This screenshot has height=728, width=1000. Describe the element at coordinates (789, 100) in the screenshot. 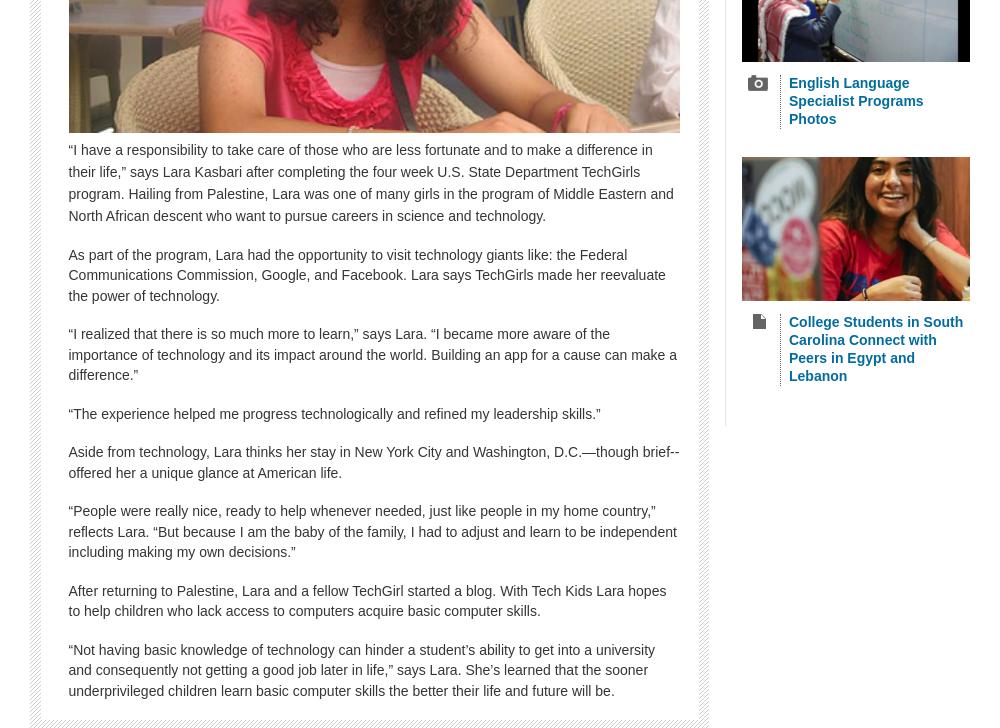

I see `'English Language Specialist Programs Photos'` at that location.